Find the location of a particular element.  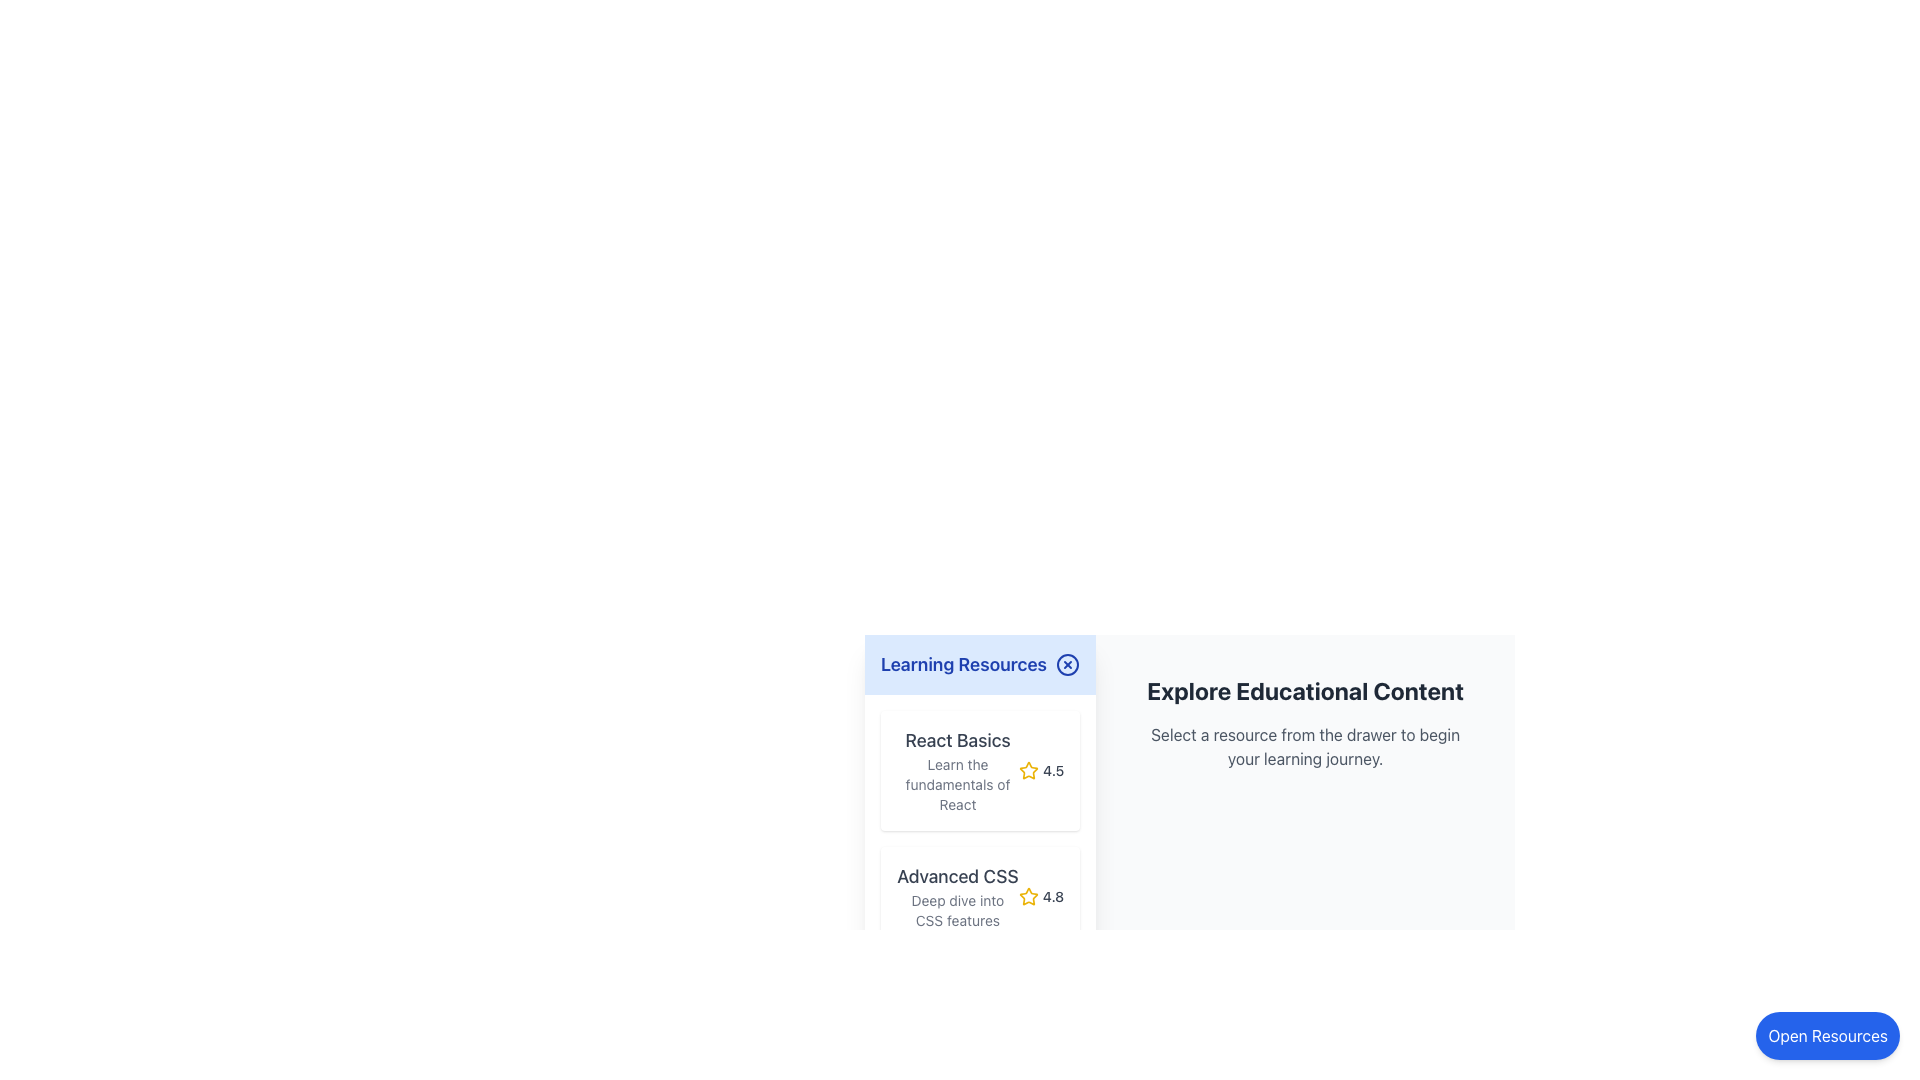

the header labeled 'Learning Resources' with a light blue background to bring up a context menu is located at coordinates (980, 664).